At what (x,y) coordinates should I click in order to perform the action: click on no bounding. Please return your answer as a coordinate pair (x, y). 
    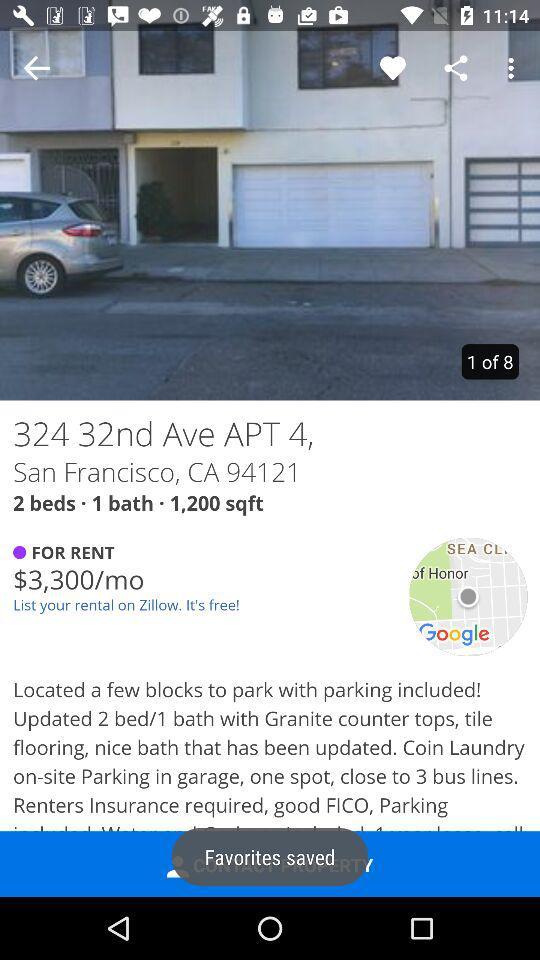
    Looking at the image, I should click on (36, 68).